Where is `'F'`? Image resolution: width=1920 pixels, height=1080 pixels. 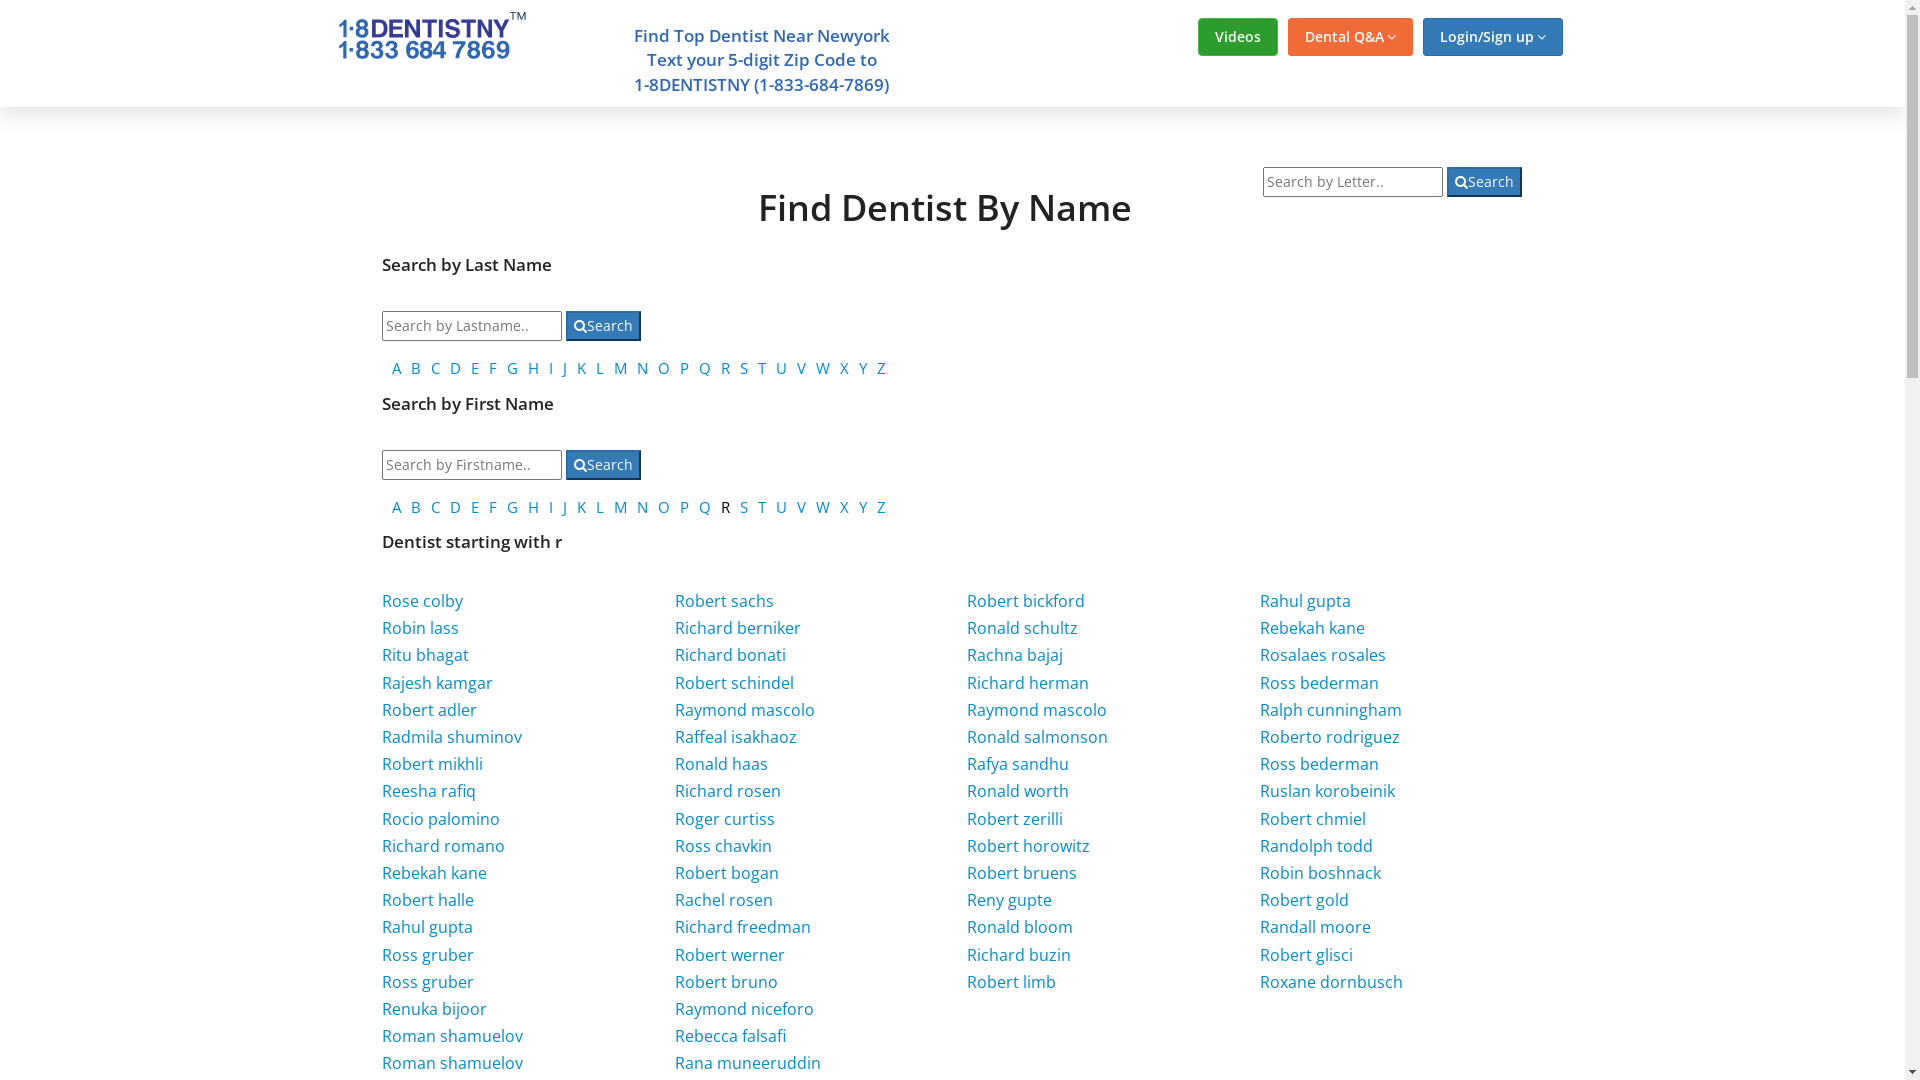
'F' is located at coordinates (493, 367).